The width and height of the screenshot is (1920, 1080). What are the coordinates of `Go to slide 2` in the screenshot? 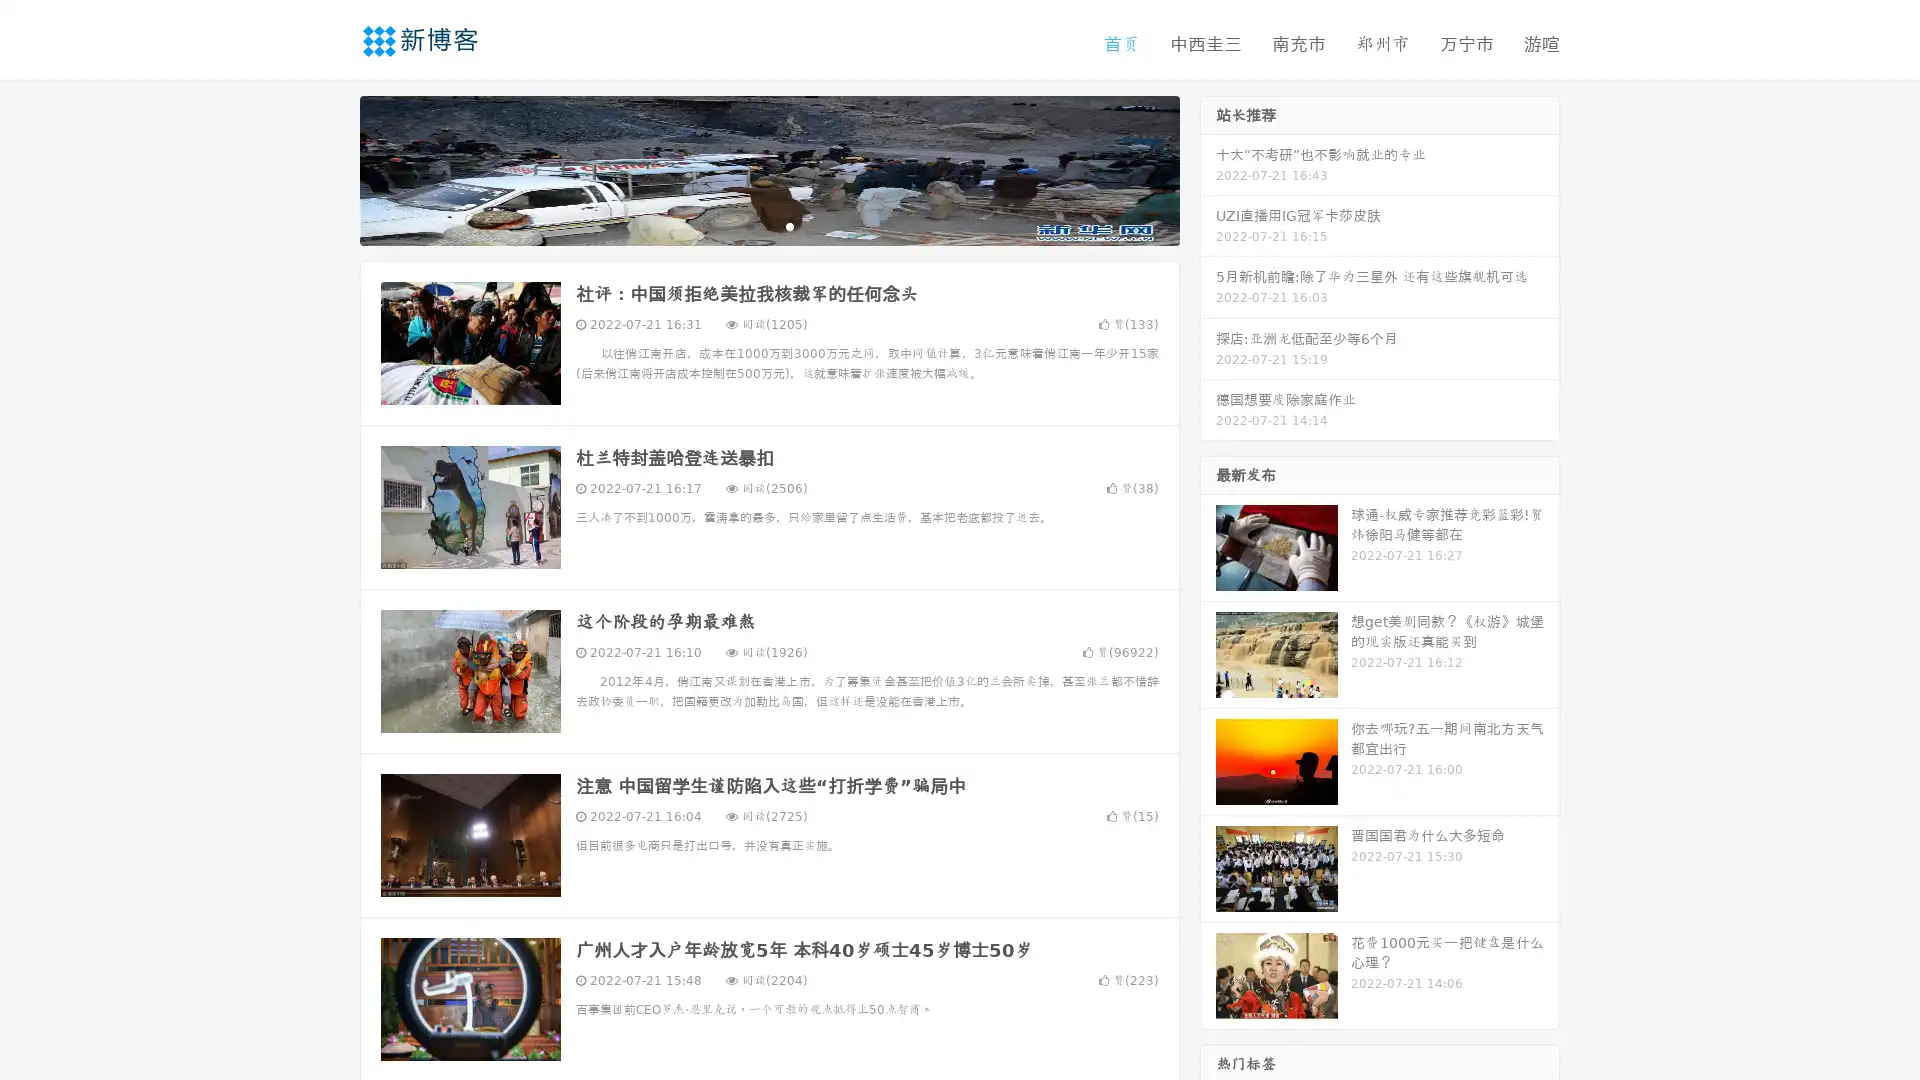 It's located at (768, 225).